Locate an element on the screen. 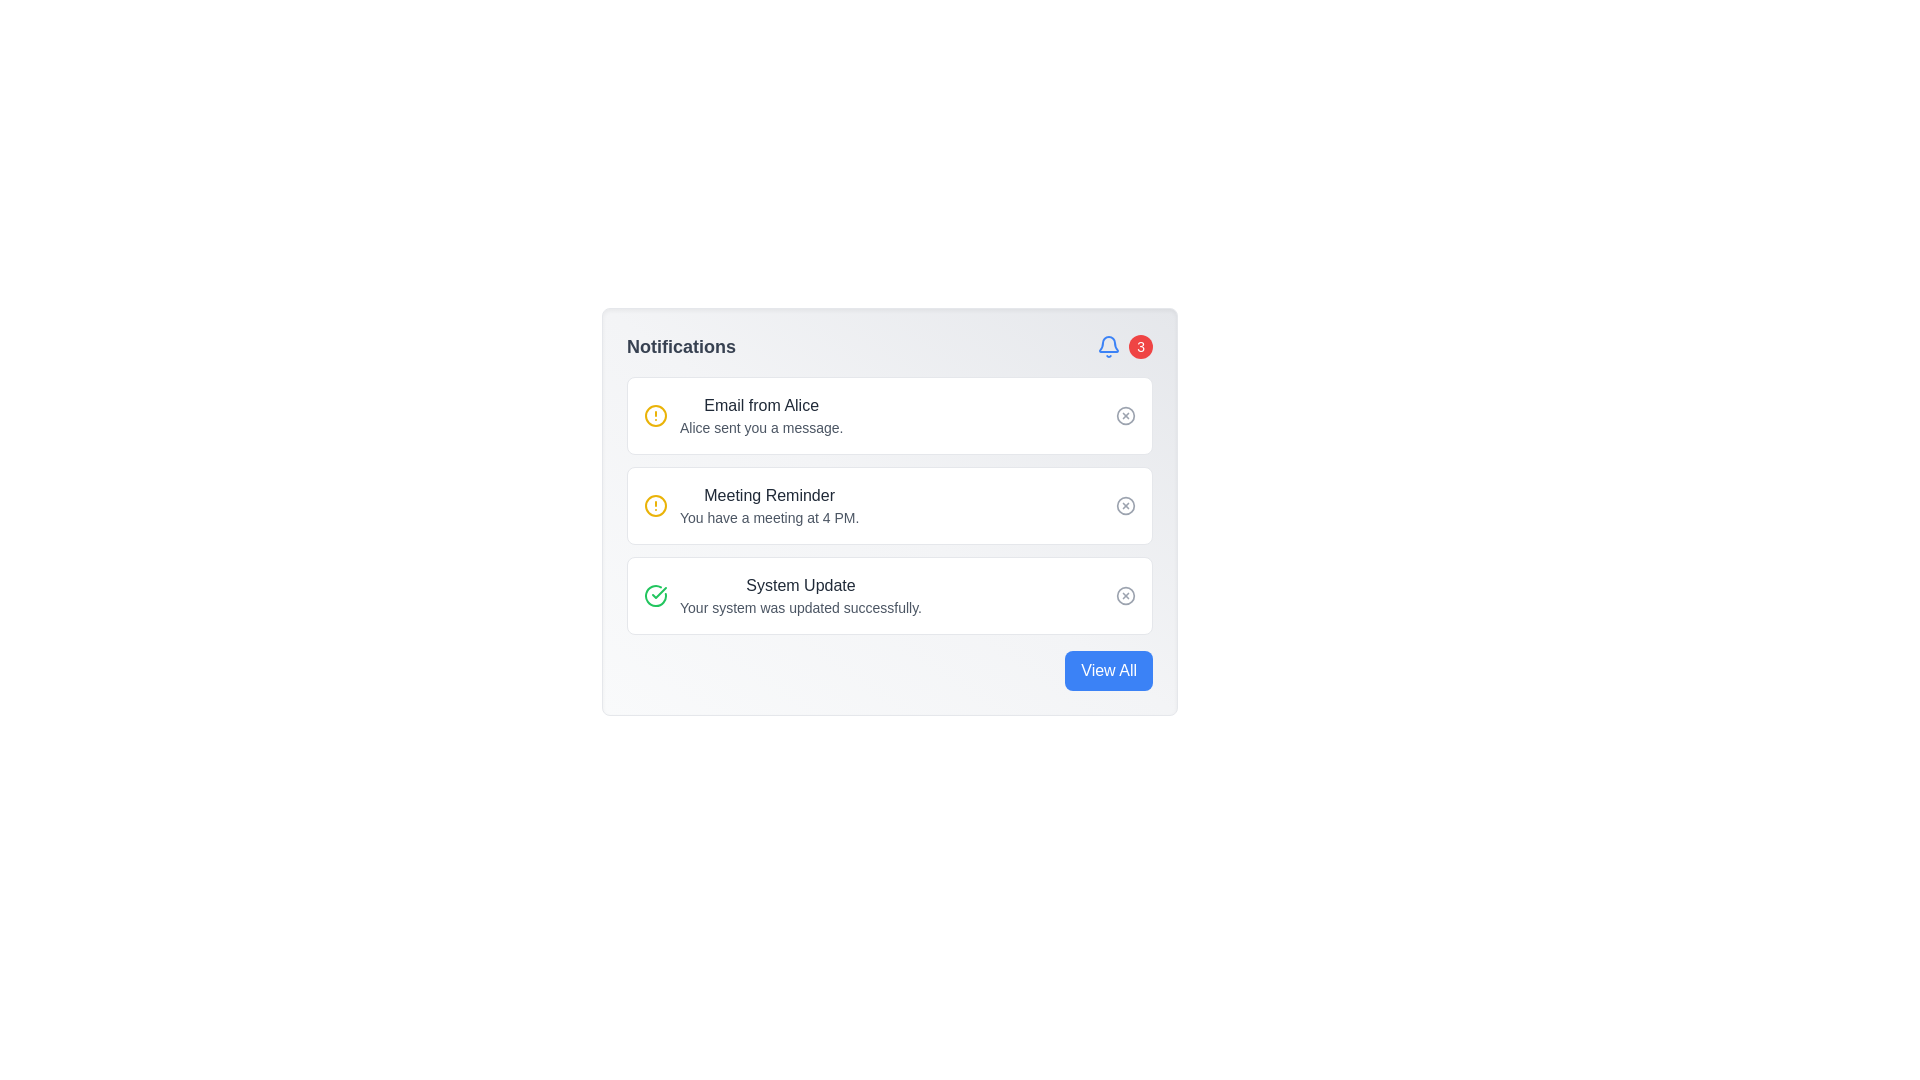 The image size is (1920, 1080). the circular alert icon with a yellow fill and exclamation mark, located to the left of the 'Meeting Reminder' text in the second notification entry is located at coordinates (656, 504).